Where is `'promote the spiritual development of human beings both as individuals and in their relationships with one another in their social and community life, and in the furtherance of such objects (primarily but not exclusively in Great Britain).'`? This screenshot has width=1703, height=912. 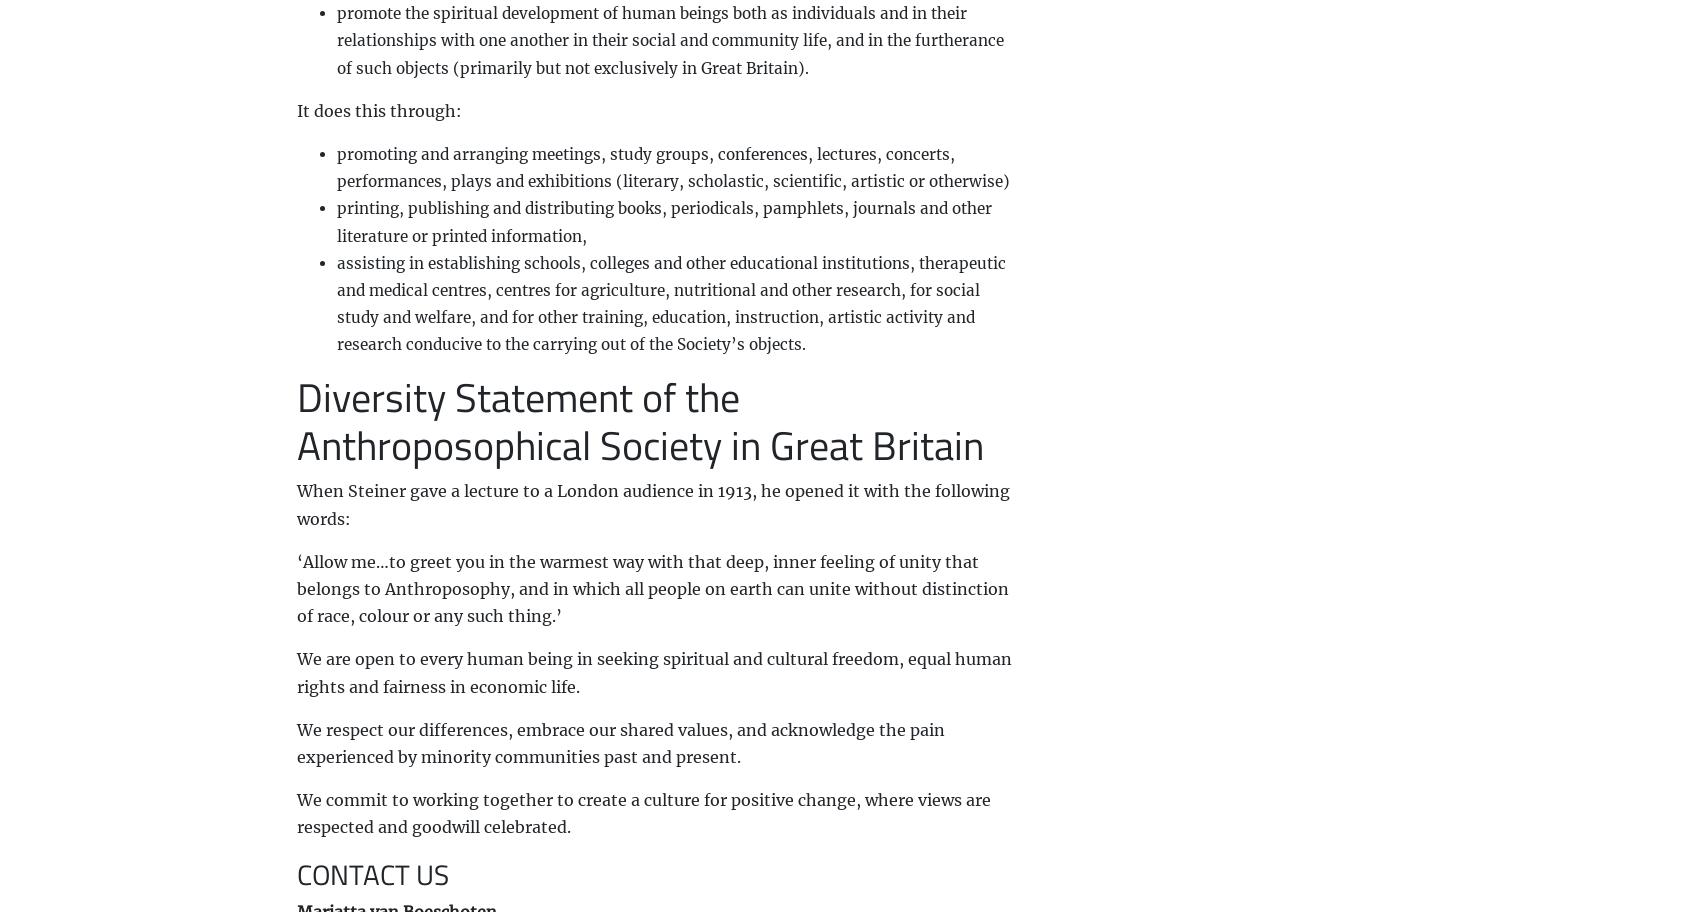 'promote the spiritual development of human beings both as individuals and in their relationships with one another in their social and community life, and in the furtherance of such objects (primarily but not exclusively in Great Britain).' is located at coordinates (668, 39).